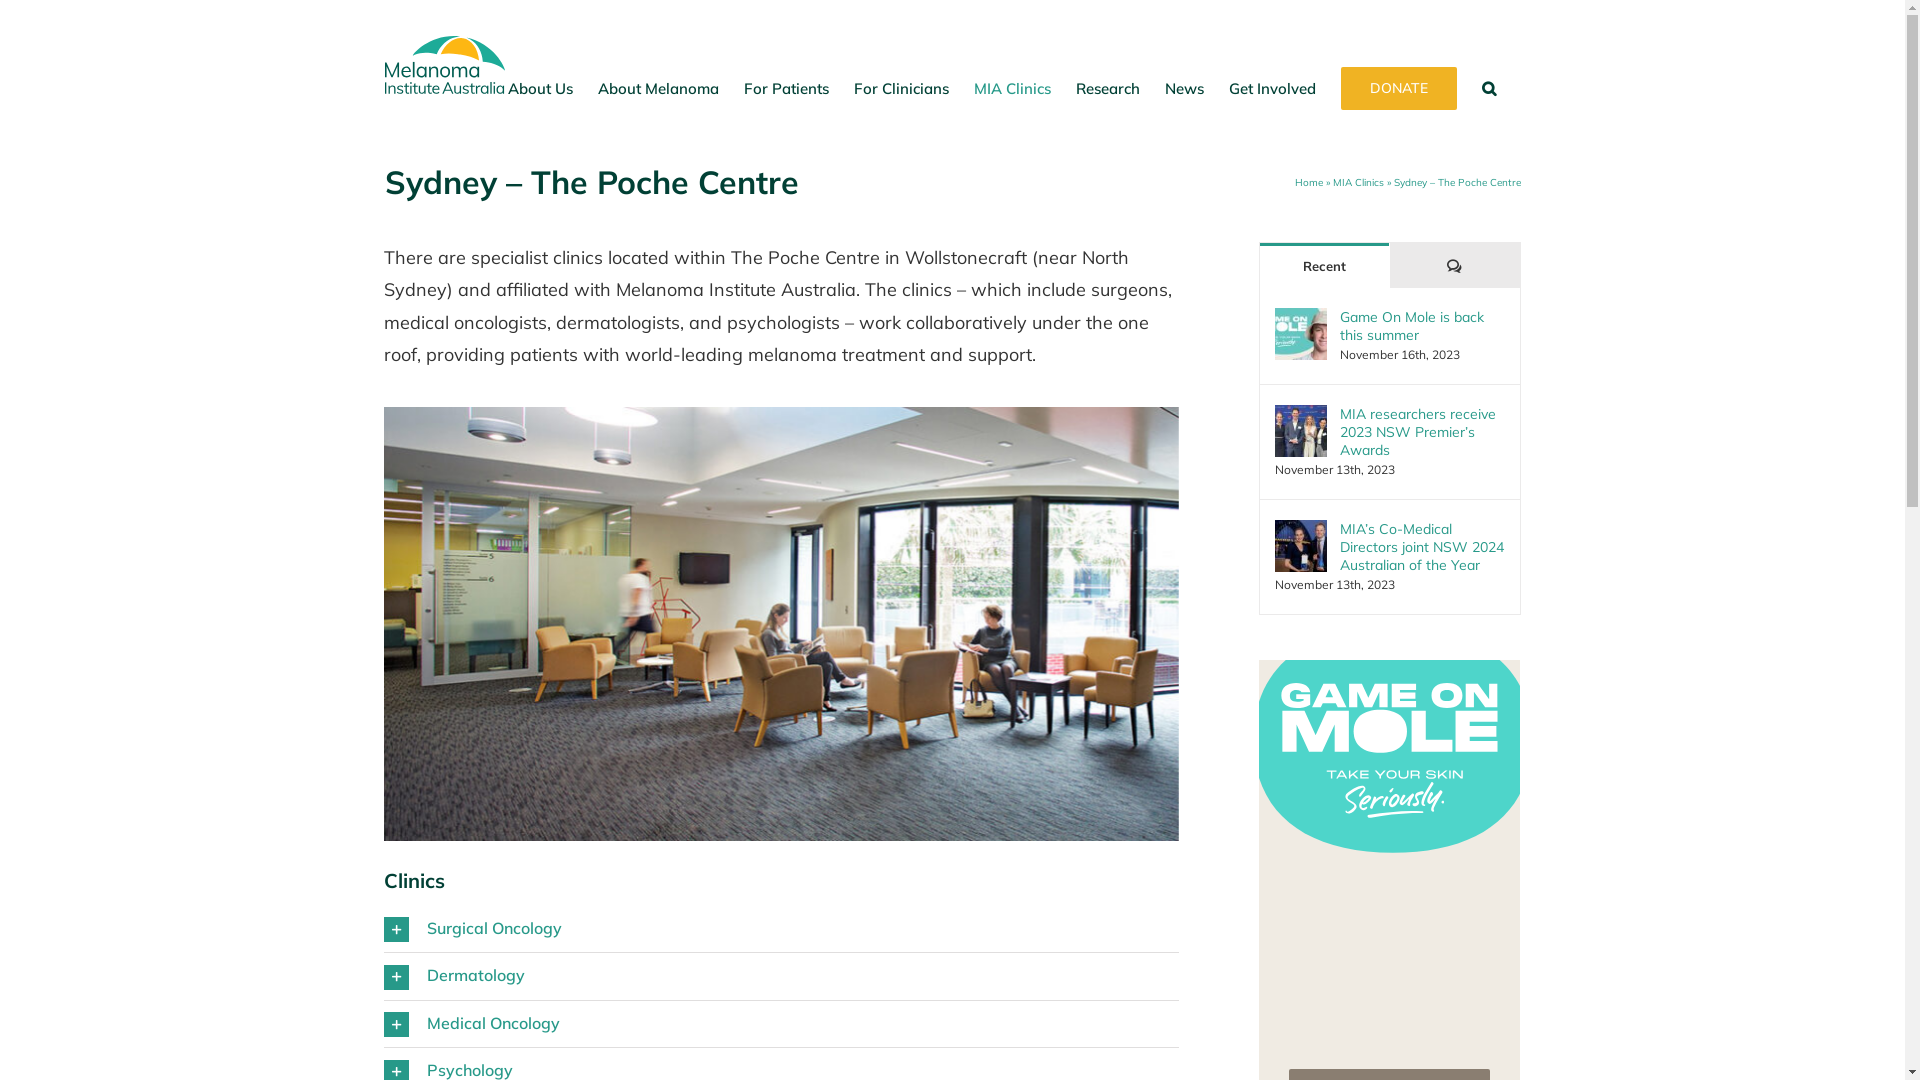 This screenshot has height=1080, width=1920. I want to click on 'DONATE', so click(1339, 87).